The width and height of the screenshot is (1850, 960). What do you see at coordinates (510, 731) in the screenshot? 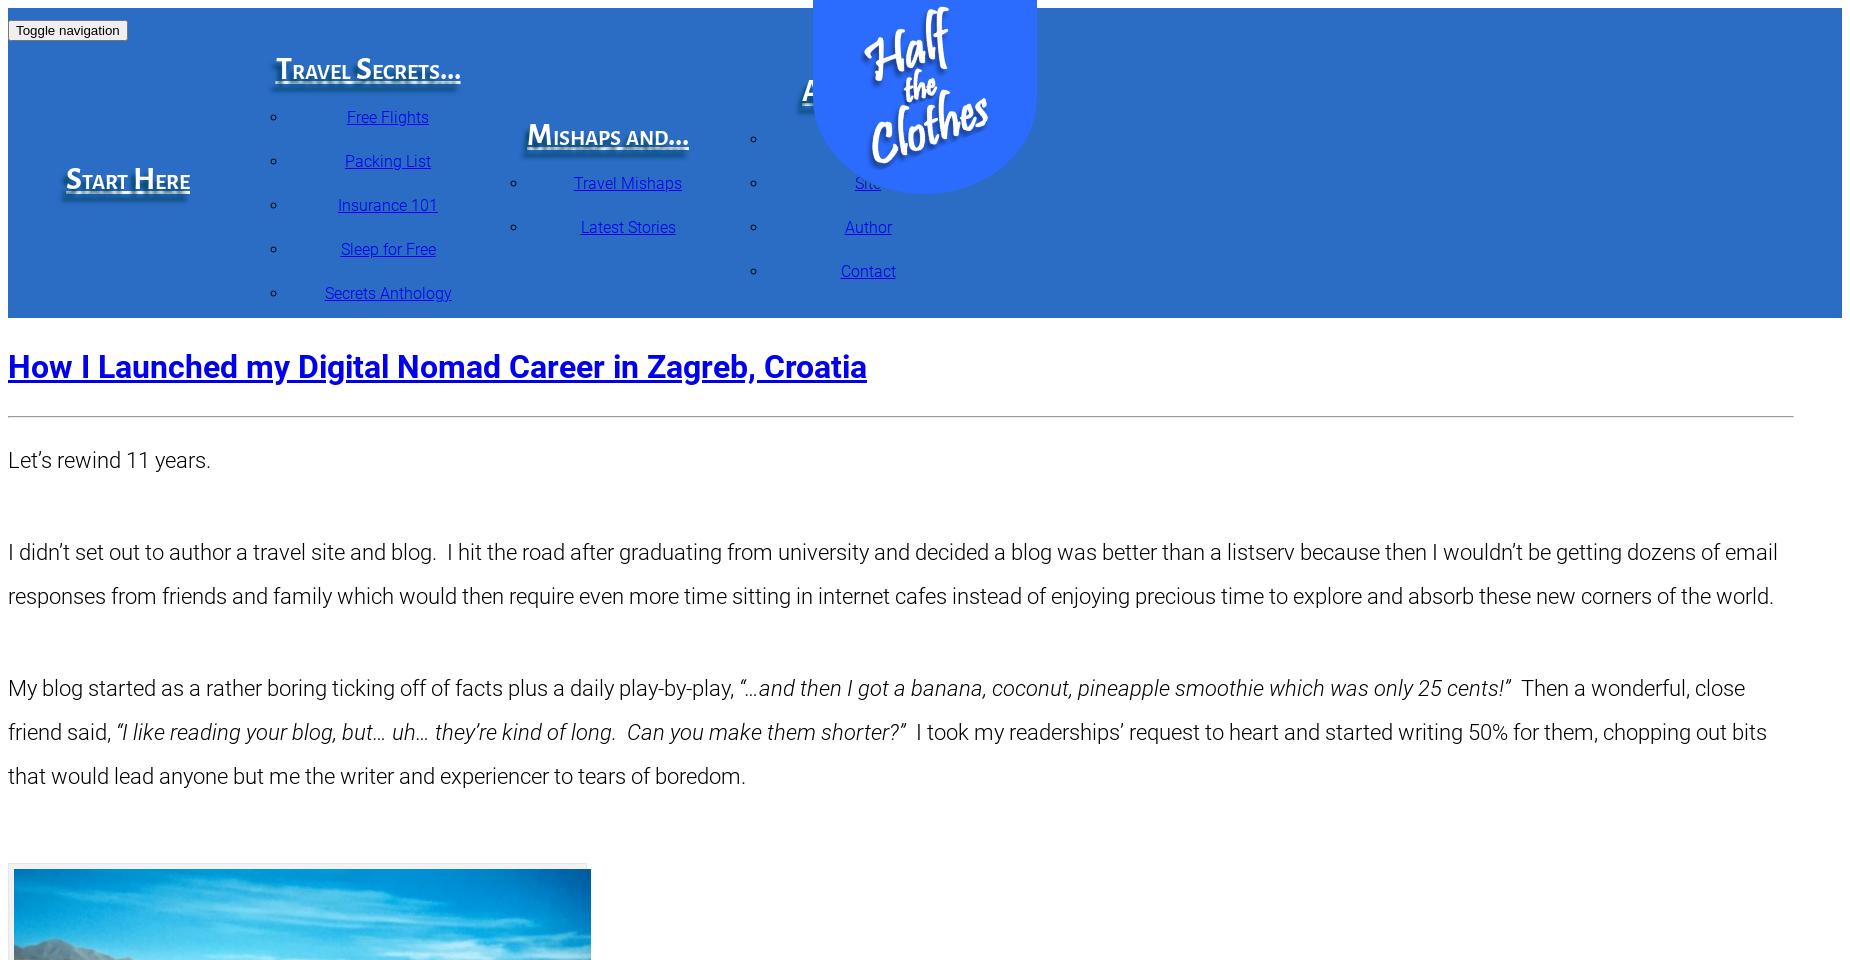
I see `'“I like reading your blog, but… uh… they’re kind of long.   Can you make them shorter?”'` at bounding box center [510, 731].